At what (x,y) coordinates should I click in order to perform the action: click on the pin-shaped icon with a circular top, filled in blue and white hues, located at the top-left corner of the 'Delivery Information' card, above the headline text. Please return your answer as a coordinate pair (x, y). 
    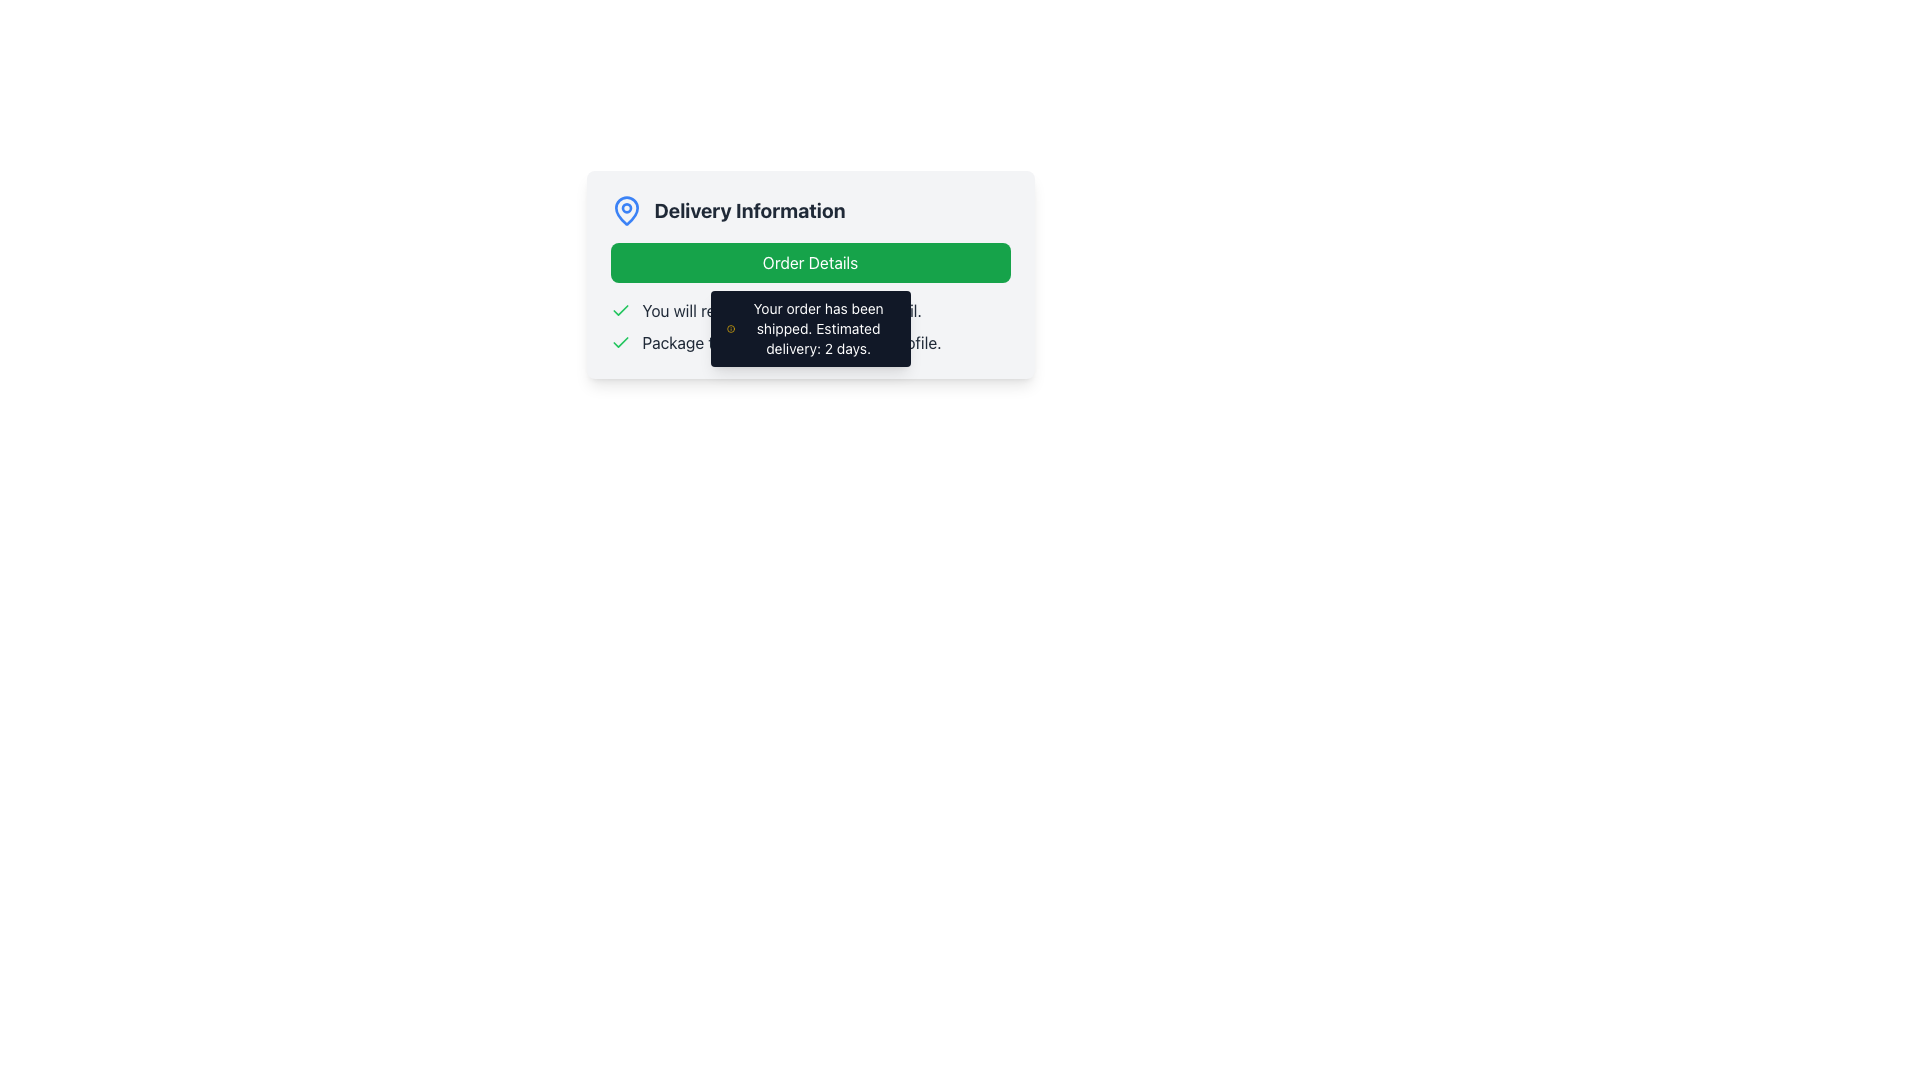
    Looking at the image, I should click on (625, 211).